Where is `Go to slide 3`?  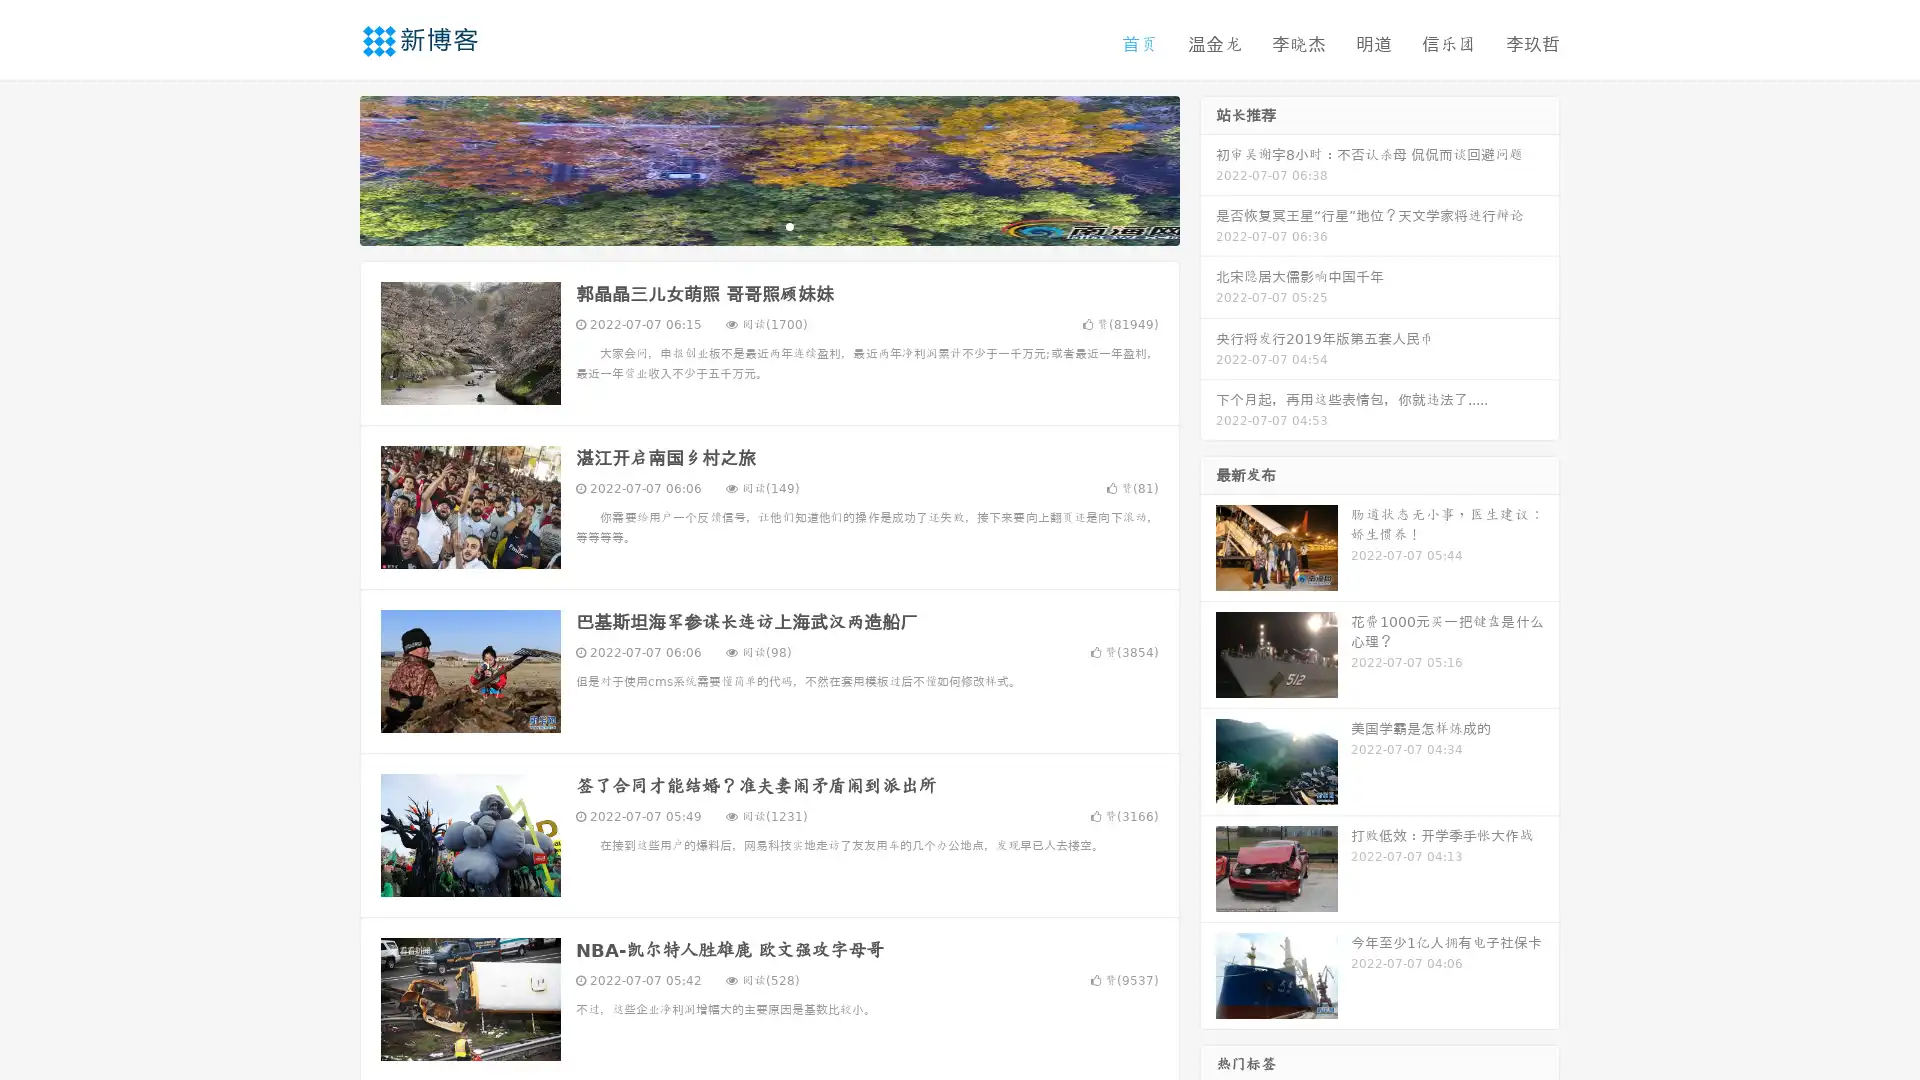 Go to slide 3 is located at coordinates (789, 225).